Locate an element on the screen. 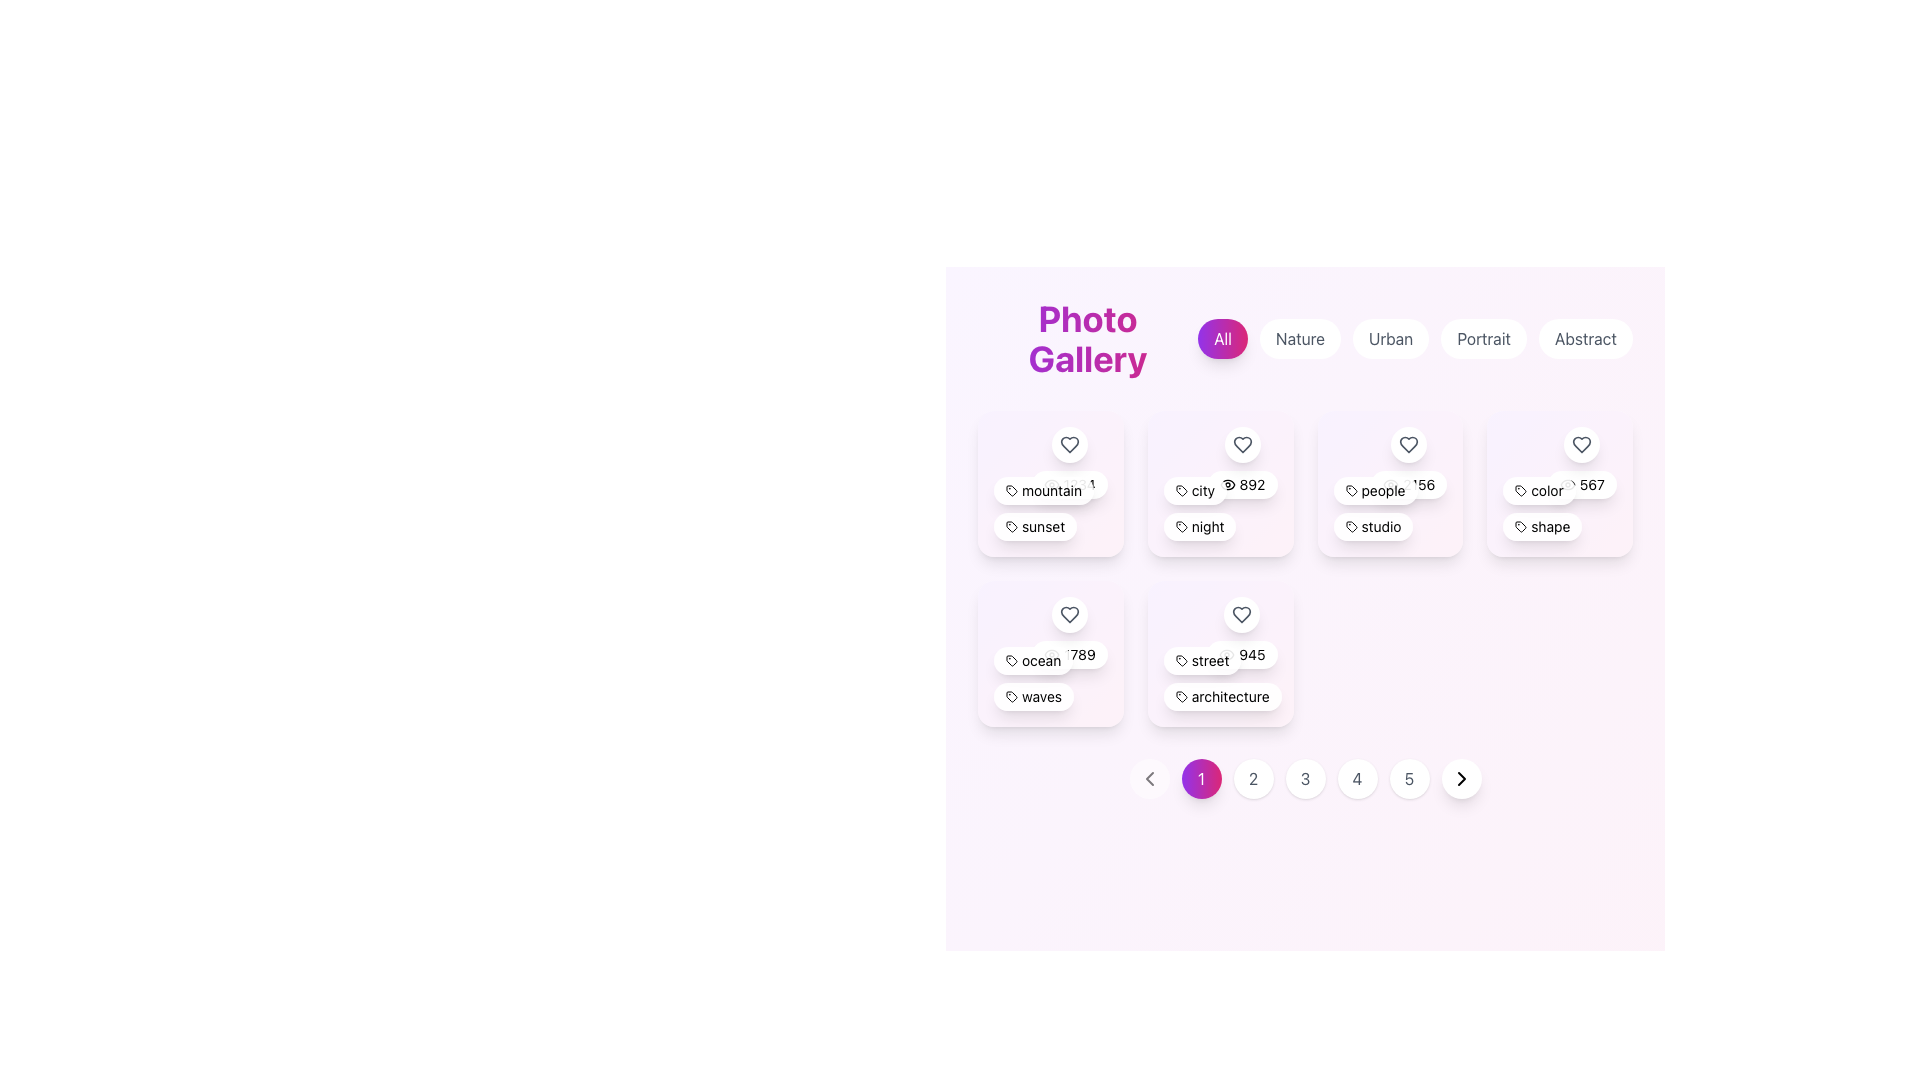 The width and height of the screenshot is (1920, 1080). the non-interactive label categorizing content under 'architecture', positioned below the tag labeled 'street' in the lower section of the tag list is located at coordinates (1221, 695).